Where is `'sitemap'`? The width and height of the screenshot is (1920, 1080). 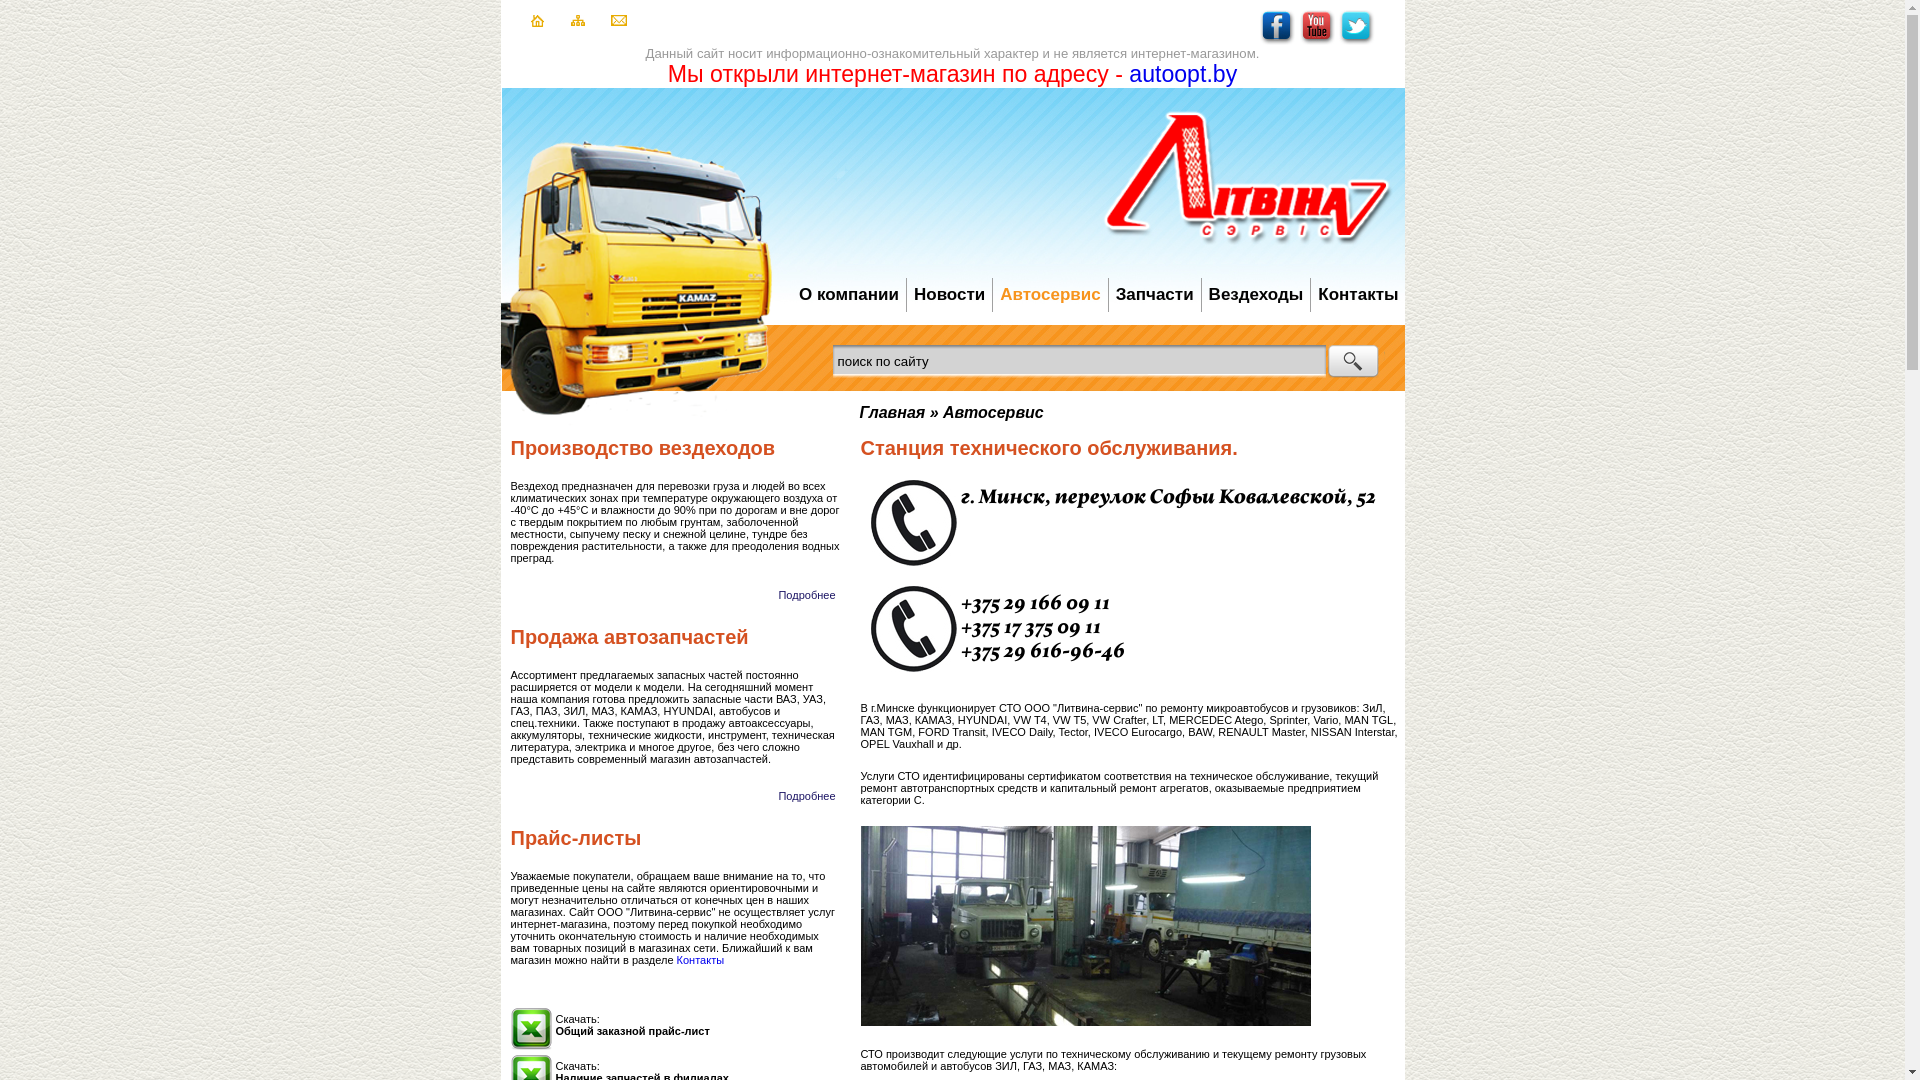
'sitemap' is located at coordinates (575, 22).